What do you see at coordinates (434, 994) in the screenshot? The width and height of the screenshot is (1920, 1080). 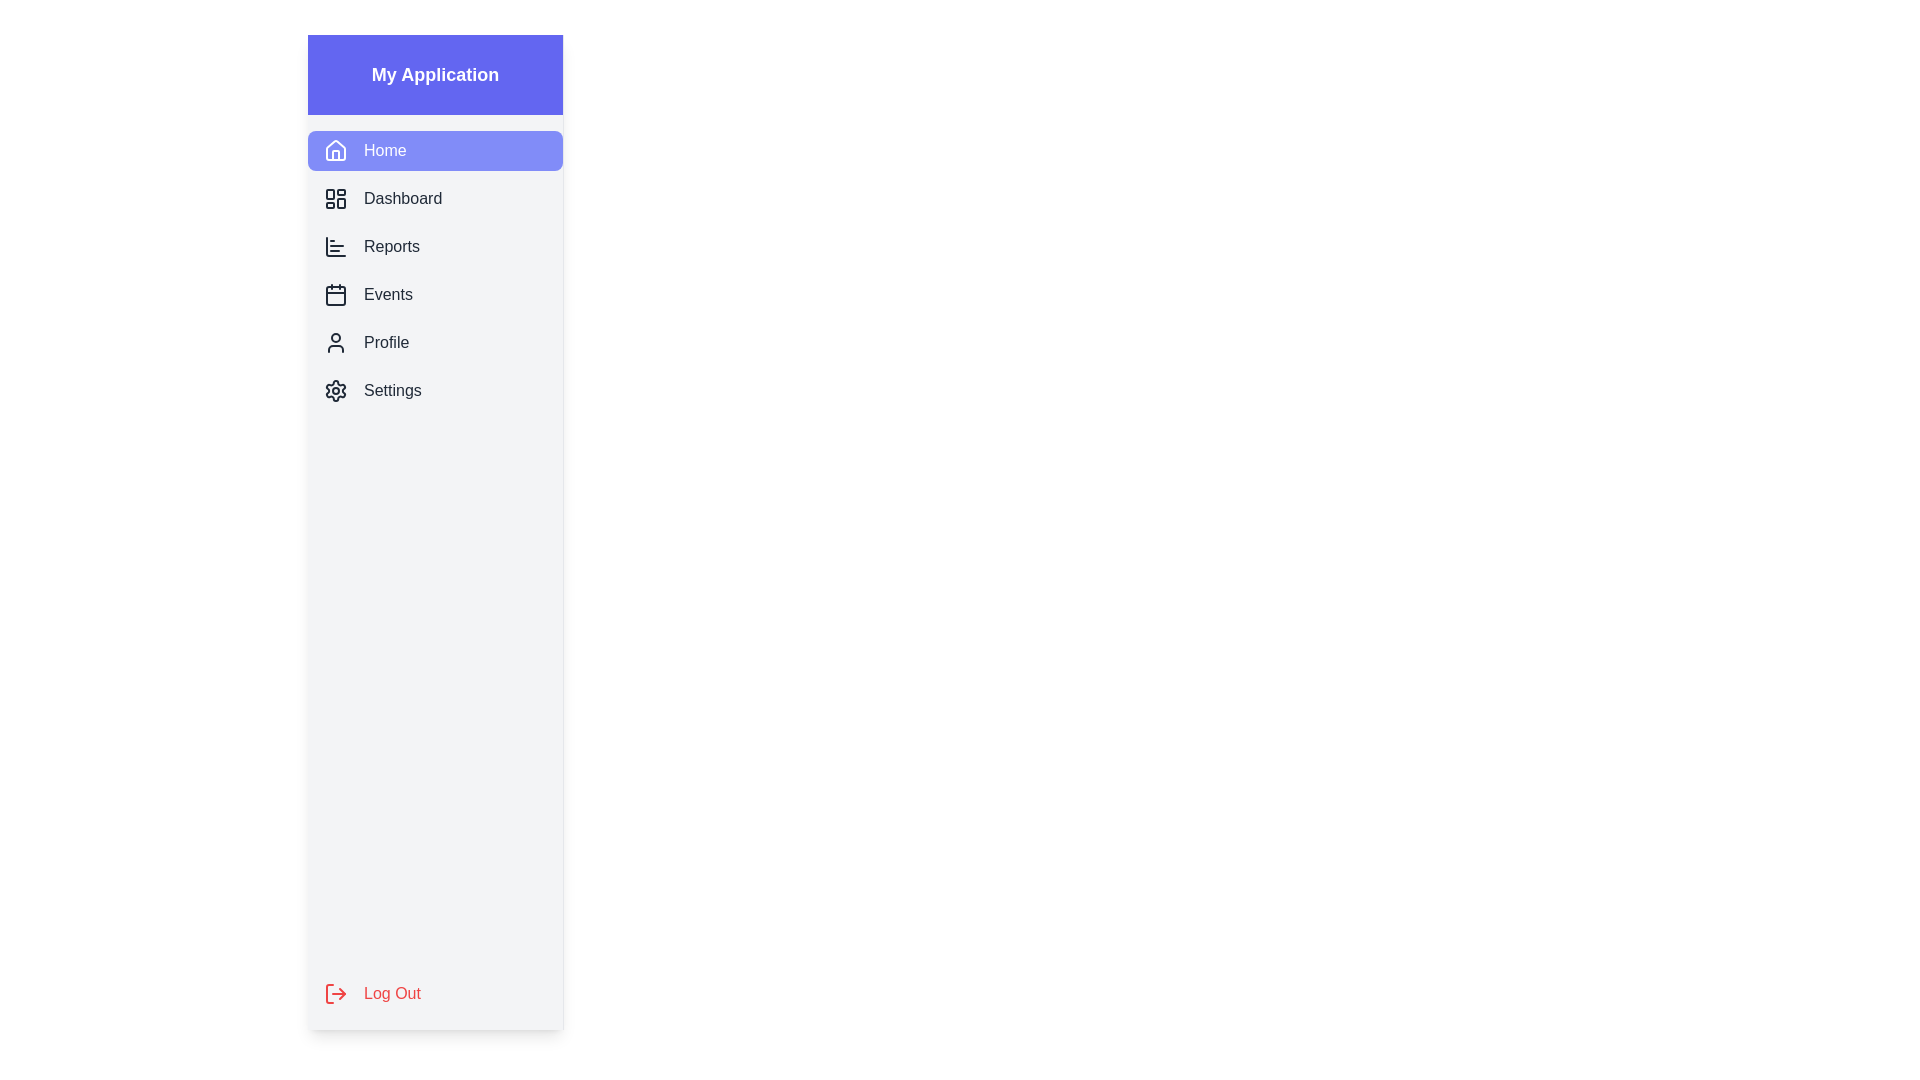 I see `the logout button located at the bottom of the vertical sidebar menu` at bounding box center [434, 994].